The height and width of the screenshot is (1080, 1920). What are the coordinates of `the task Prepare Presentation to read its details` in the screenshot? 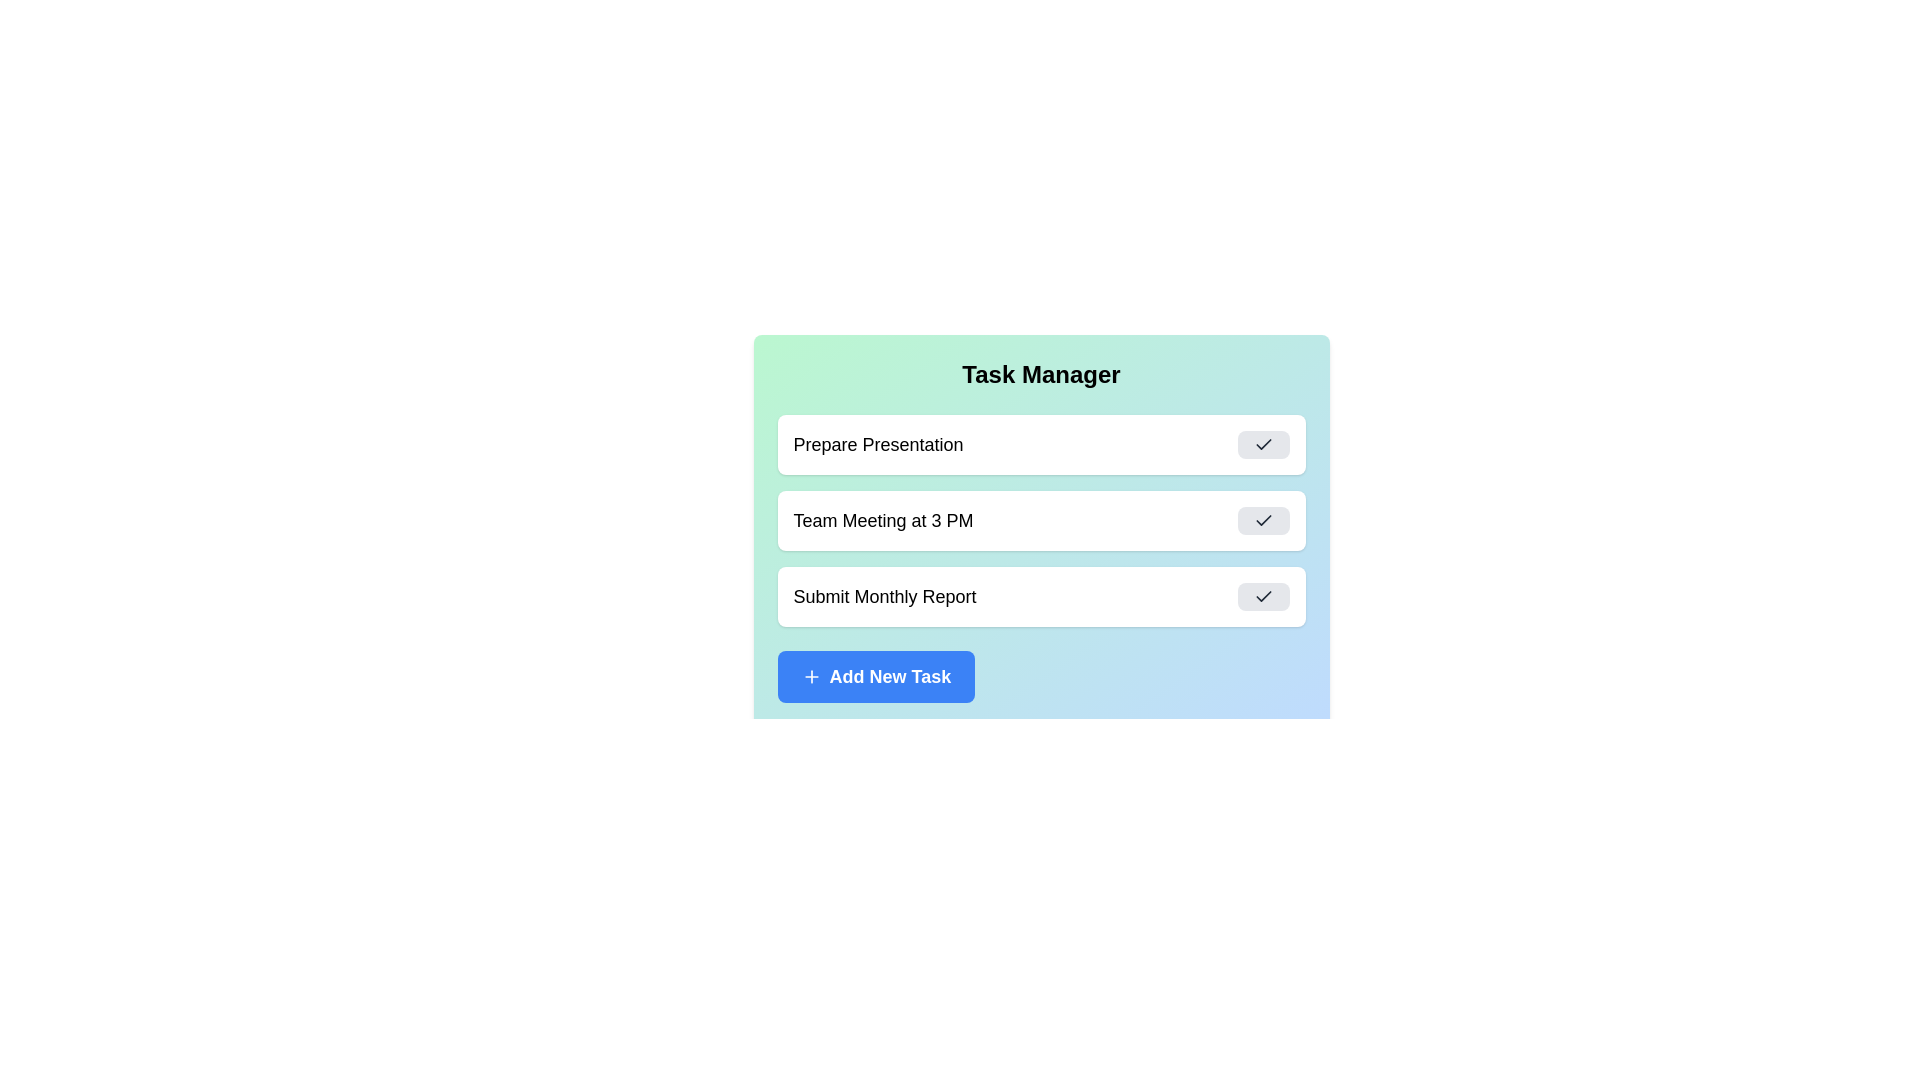 It's located at (1040, 443).